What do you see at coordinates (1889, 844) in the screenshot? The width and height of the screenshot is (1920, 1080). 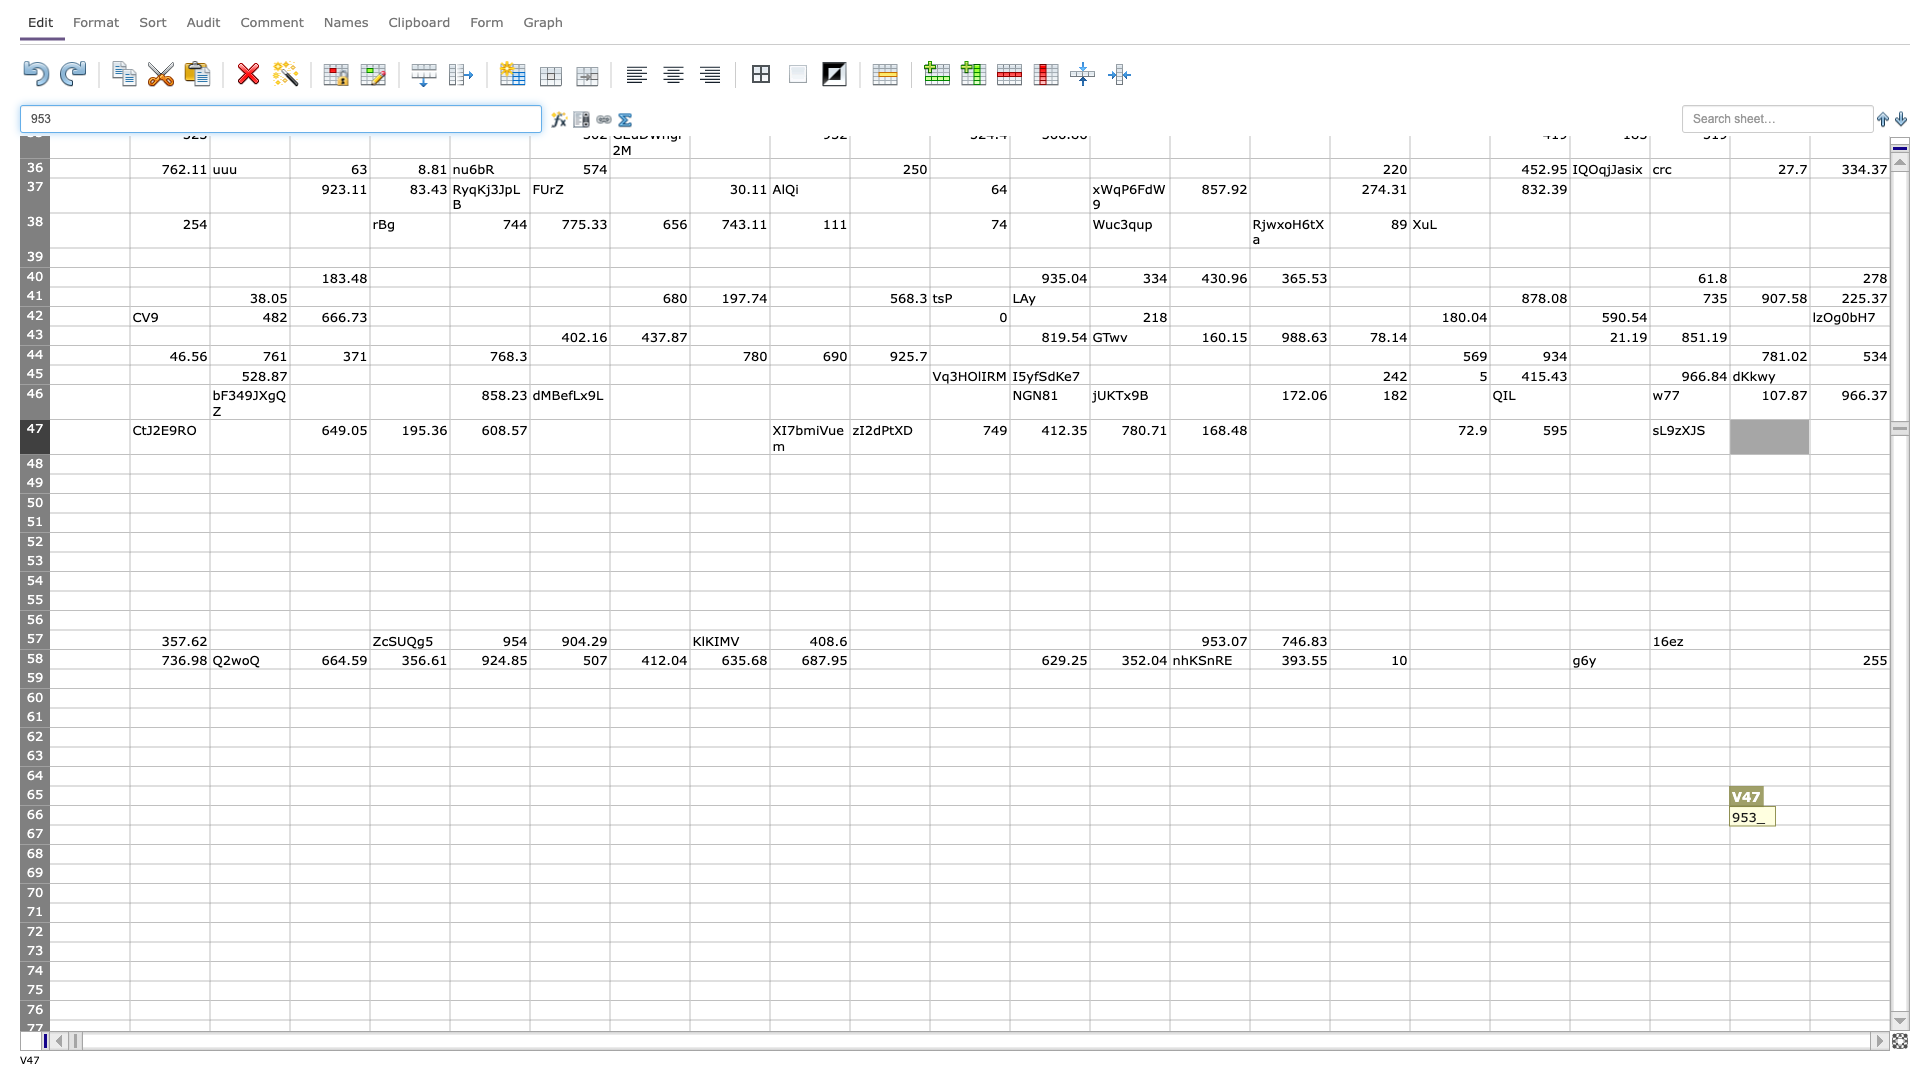 I see `fill handle point of W67` at bounding box center [1889, 844].